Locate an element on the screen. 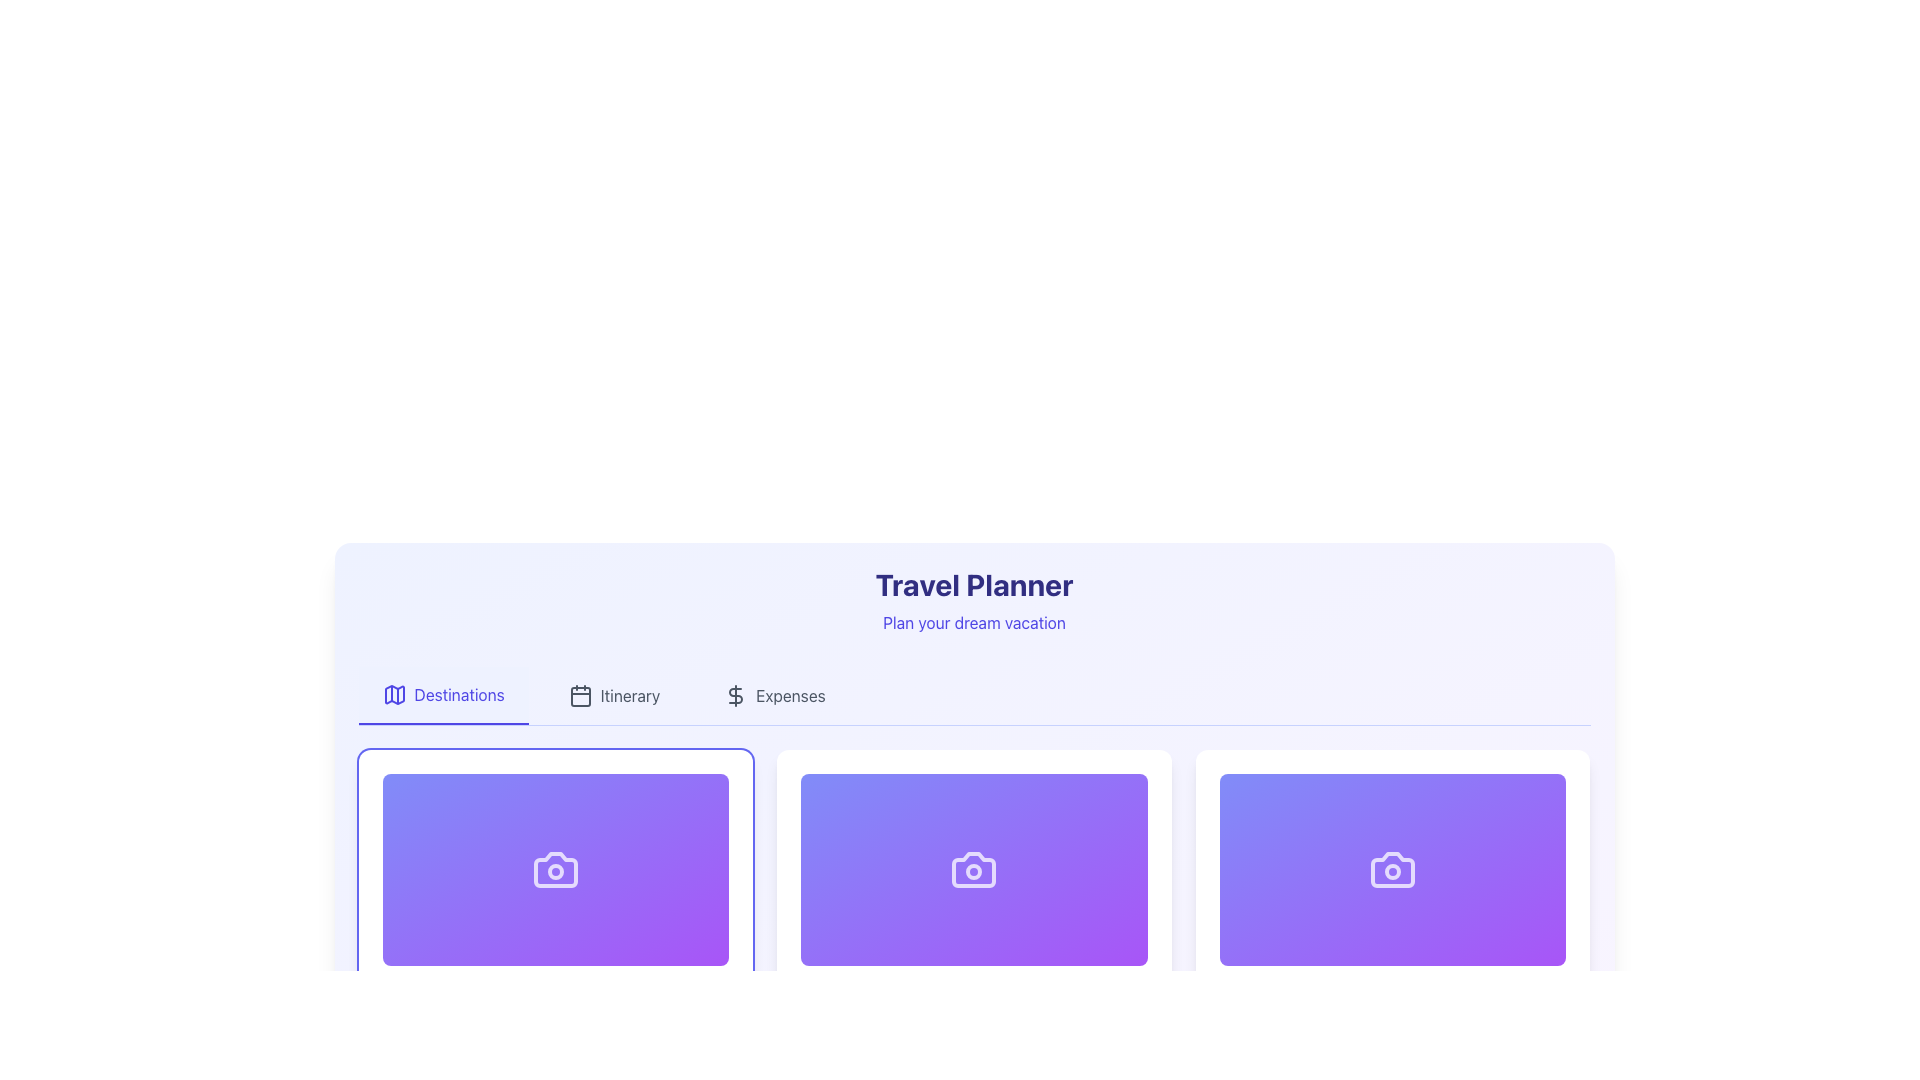  the camera icon with a gradient purple color and white details, located in the second tile from the left under the 'Travel Planner' header is located at coordinates (1392, 869).